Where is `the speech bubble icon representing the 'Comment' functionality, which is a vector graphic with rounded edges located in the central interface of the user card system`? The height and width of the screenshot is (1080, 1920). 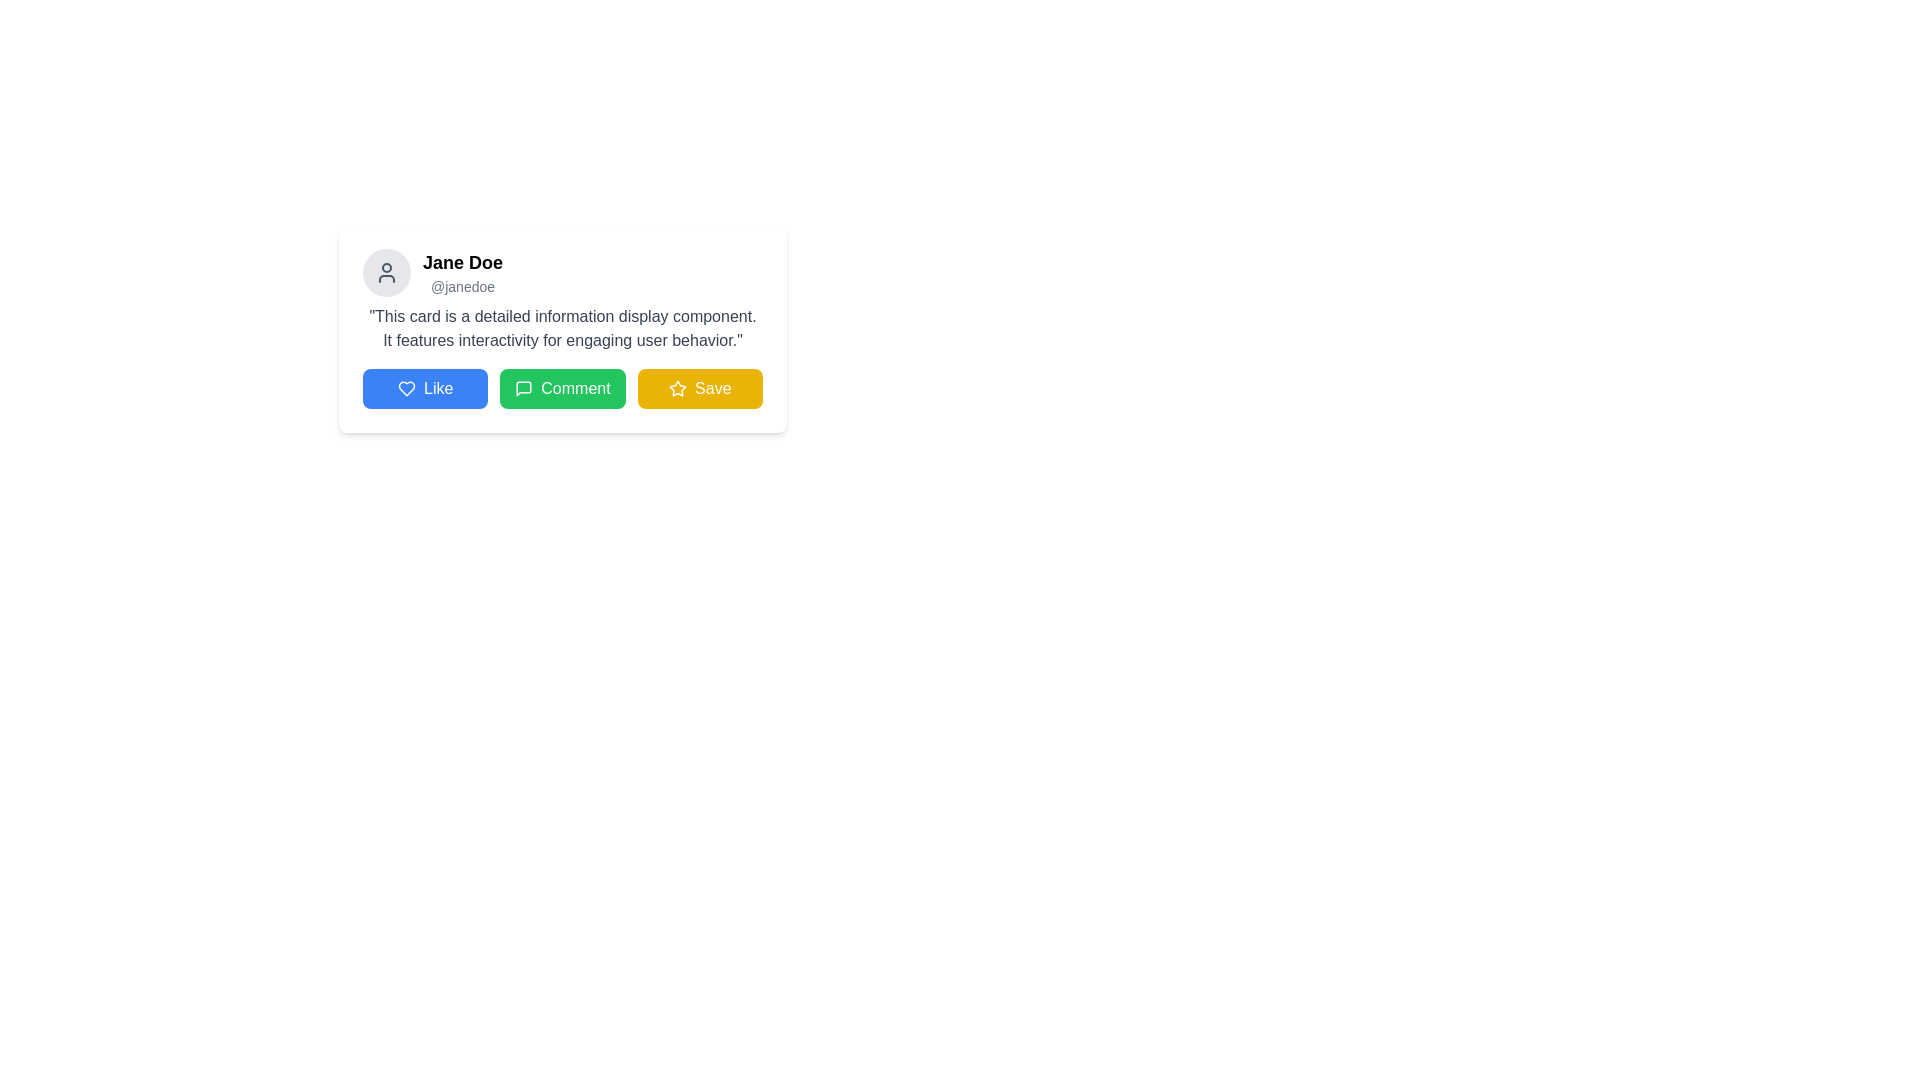 the speech bubble icon representing the 'Comment' functionality, which is a vector graphic with rounded edges located in the central interface of the user card system is located at coordinates (524, 389).